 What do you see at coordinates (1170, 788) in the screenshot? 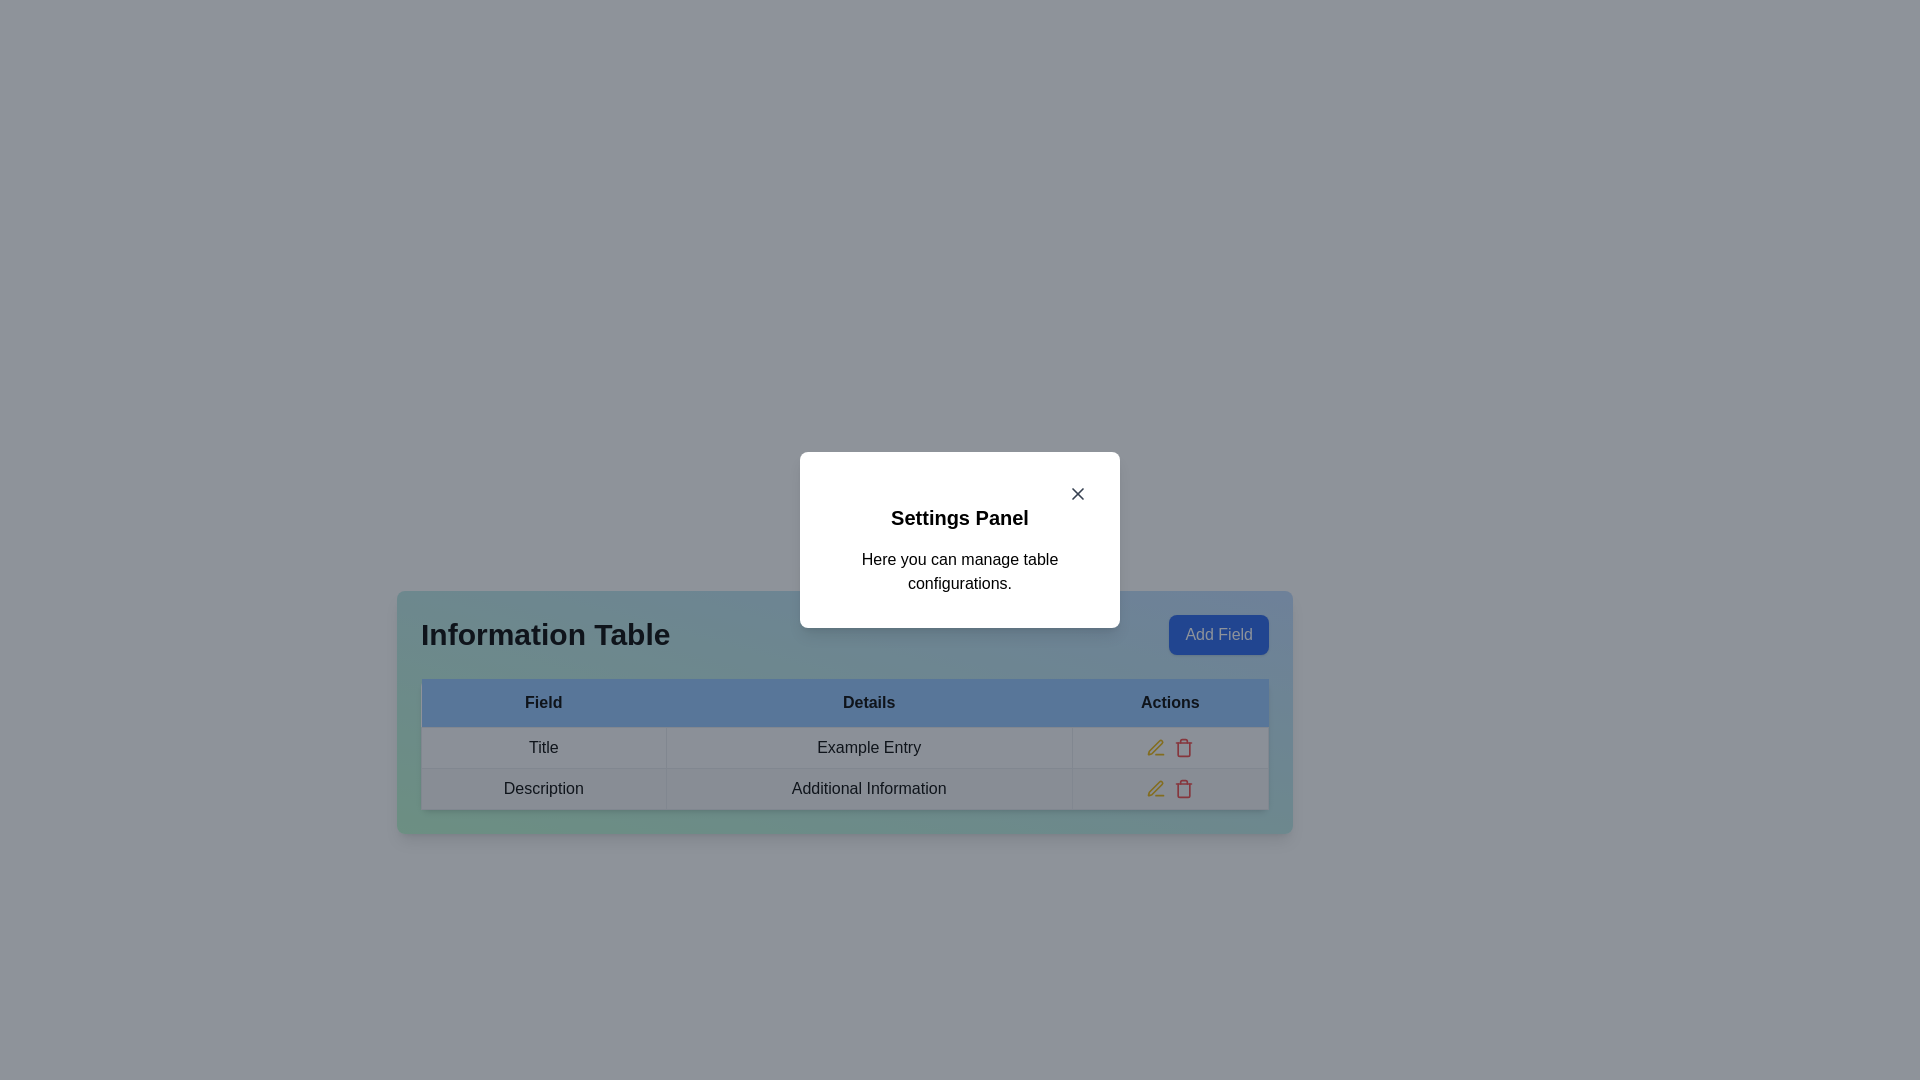
I see `the delete icon in the icon button set located at the far right of the 'Actions' row in the table for 'Additional Information'` at bounding box center [1170, 788].